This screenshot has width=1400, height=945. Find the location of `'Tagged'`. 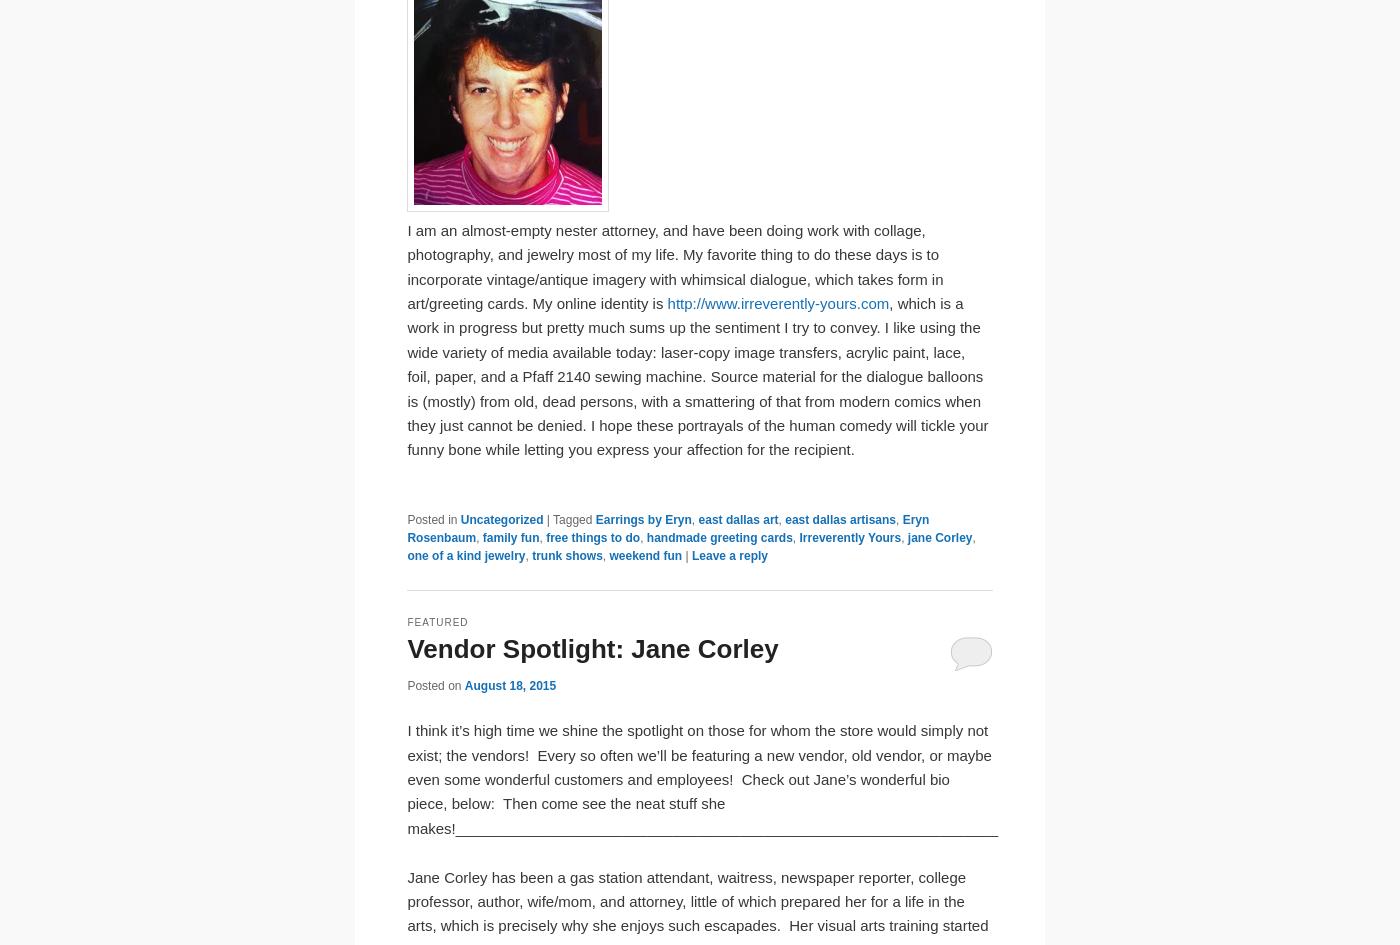

'Tagged' is located at coordinates (572, 519).